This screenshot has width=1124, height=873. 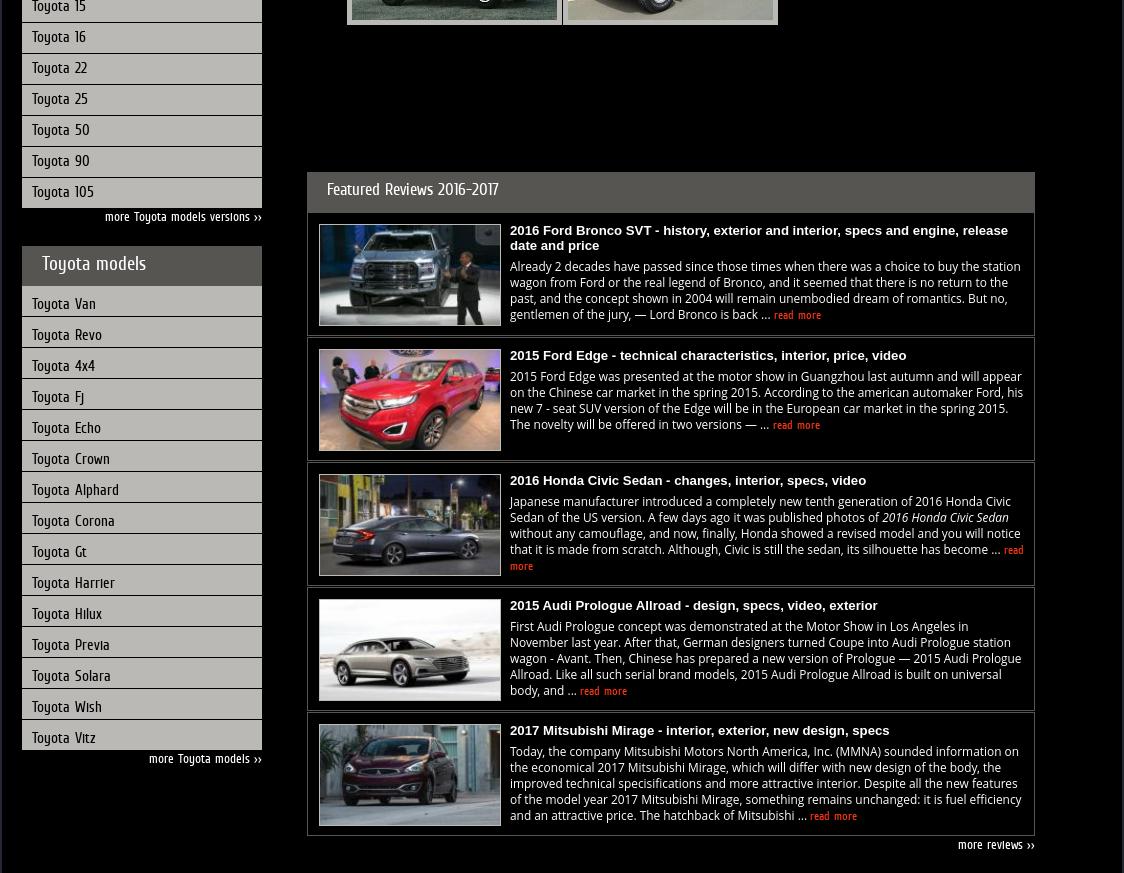 I want to click on 'Toyota Gt', so click(x=58, y=550).